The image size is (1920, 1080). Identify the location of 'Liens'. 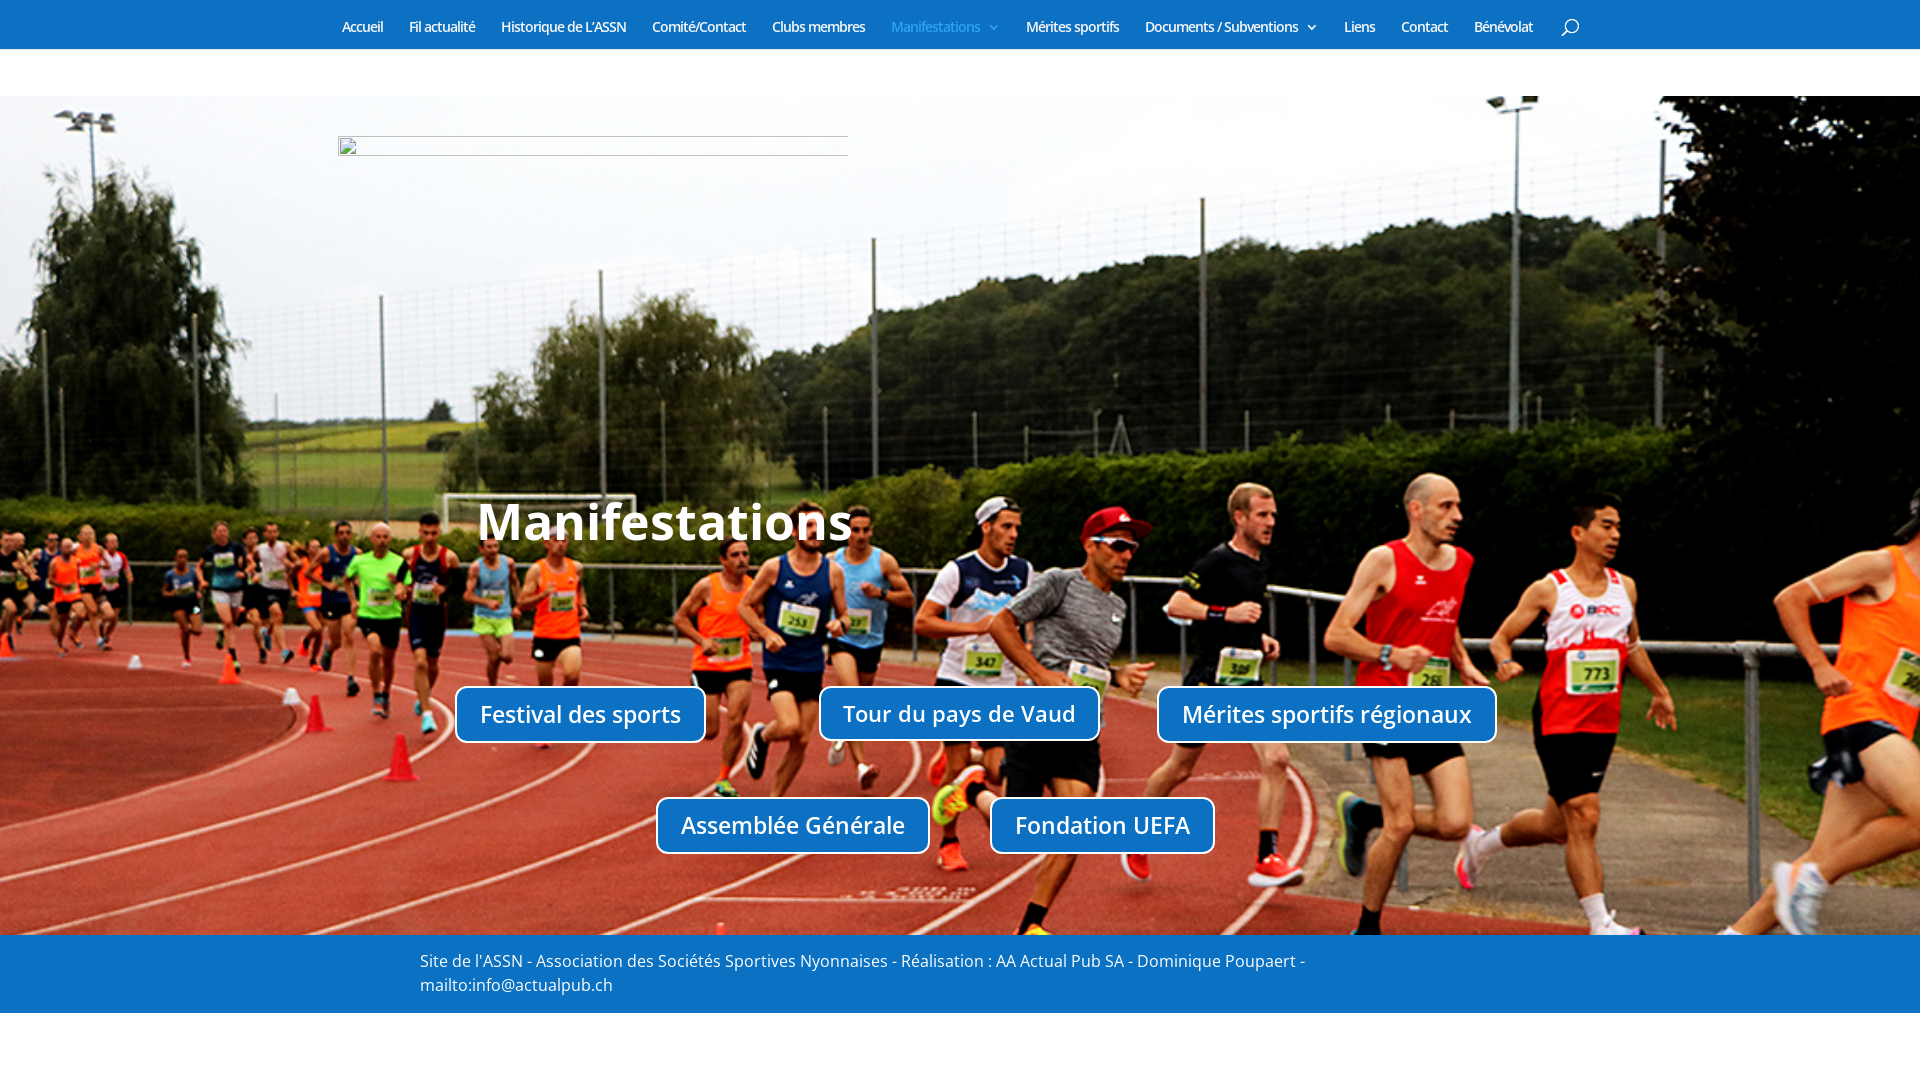
(1359, 34).